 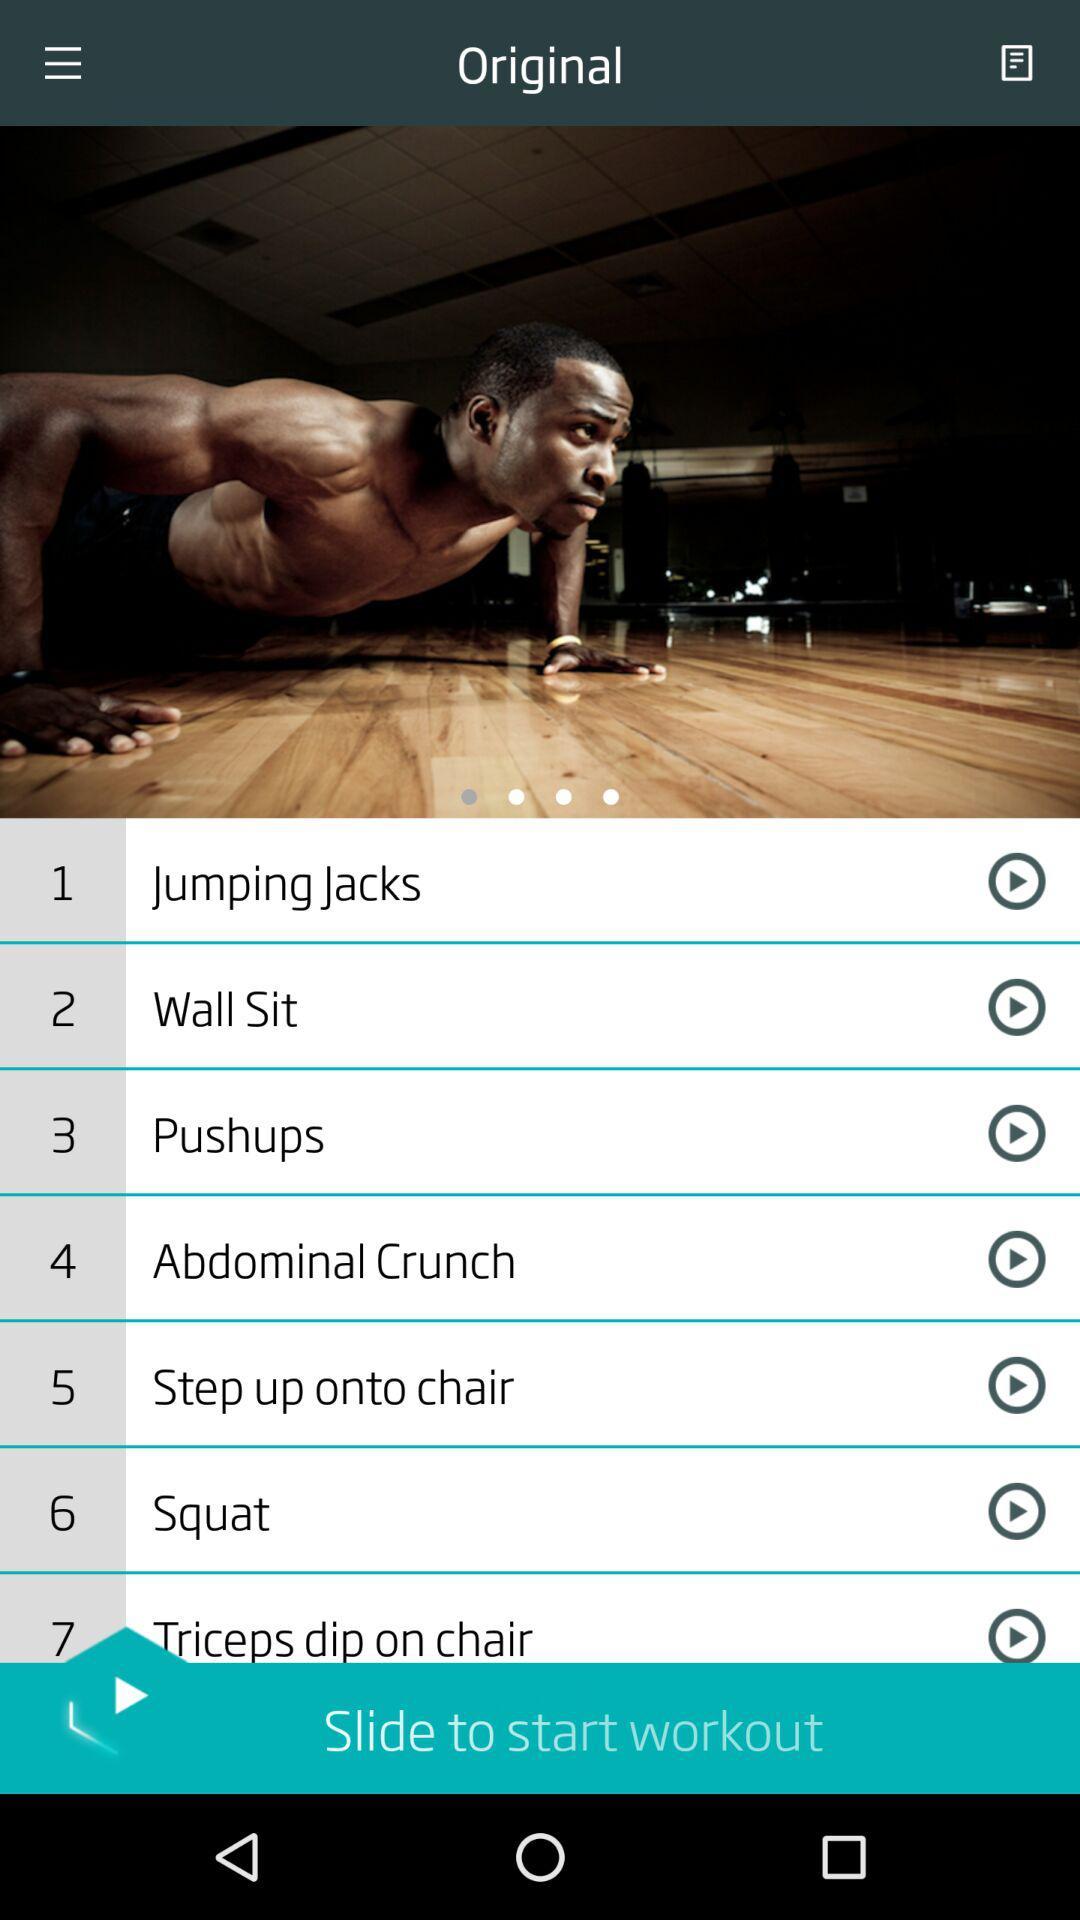 What do you see at coordinates (1017, 1511) in the screenshot?
I see `the play icon` at bounding box center [1017, 1511].